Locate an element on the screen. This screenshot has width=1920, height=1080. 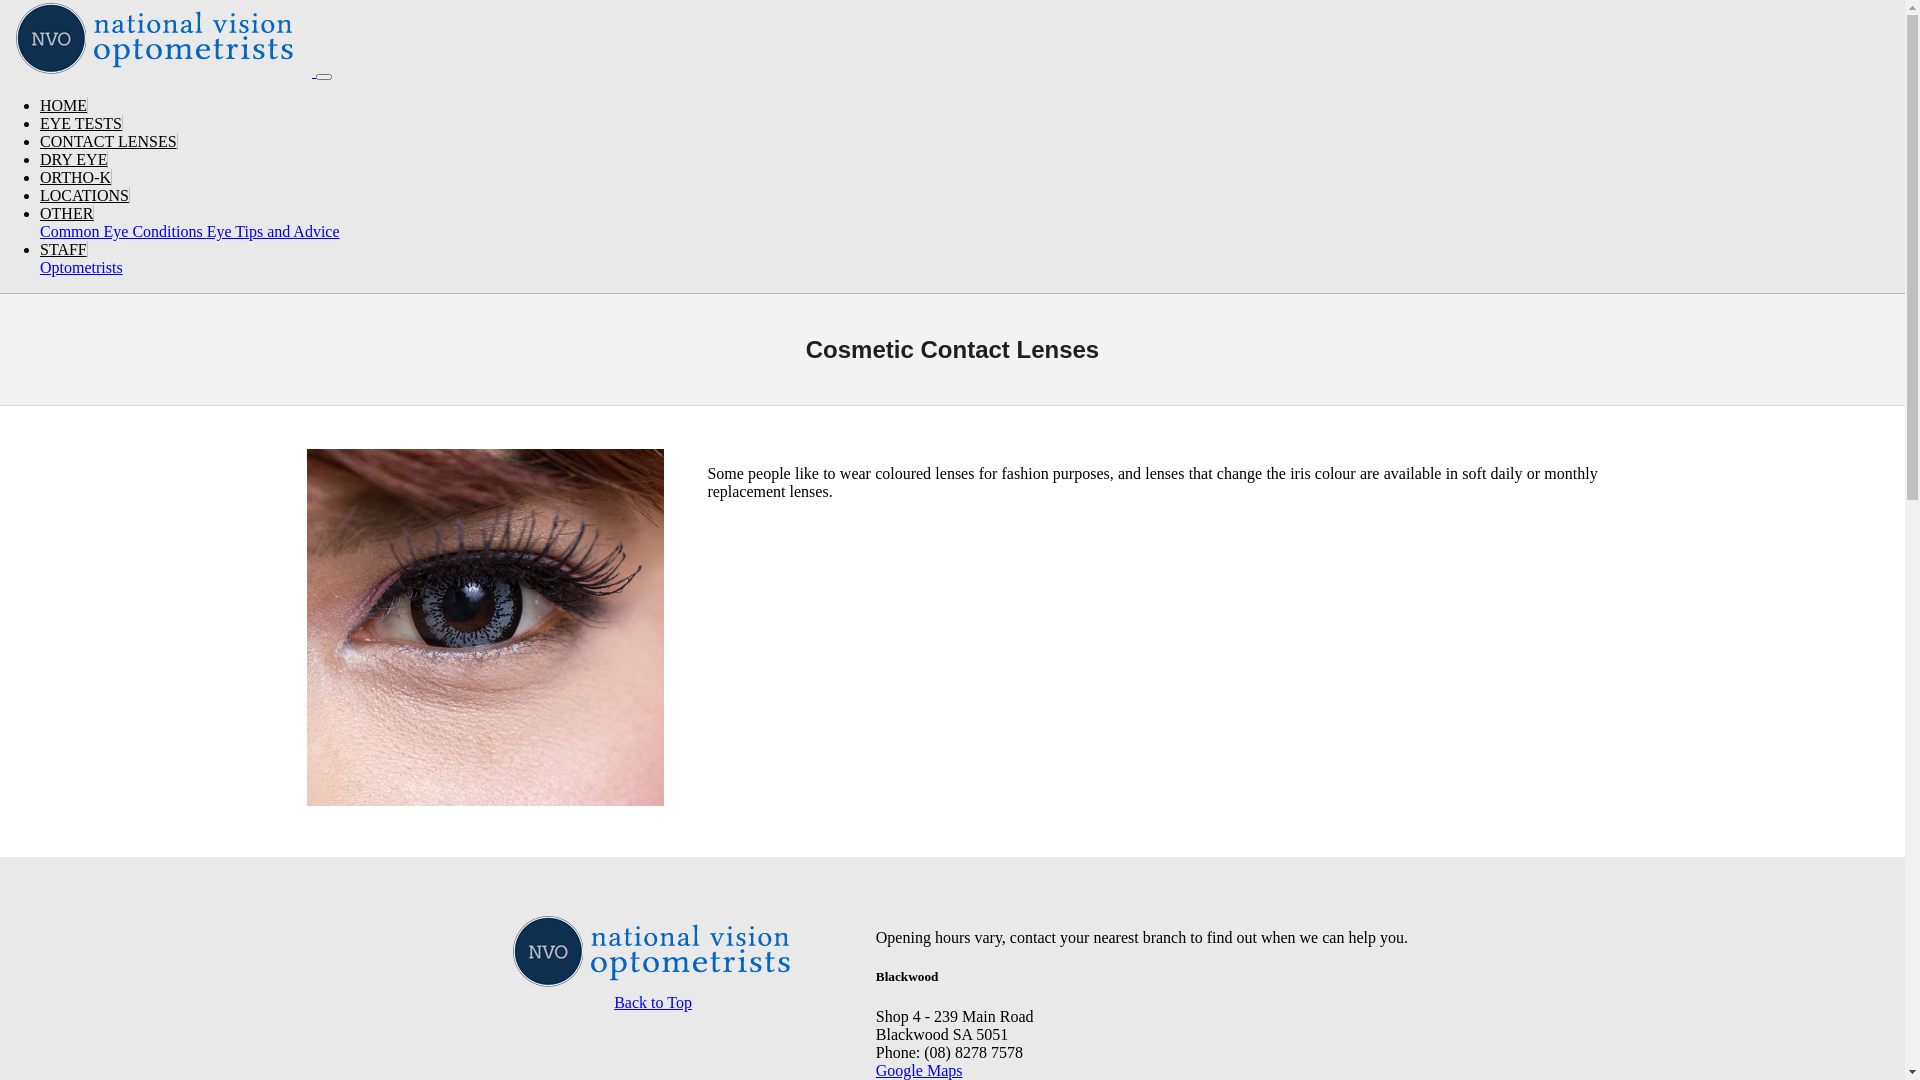
'ORTHO-K' is located at coordinates (76, 176).